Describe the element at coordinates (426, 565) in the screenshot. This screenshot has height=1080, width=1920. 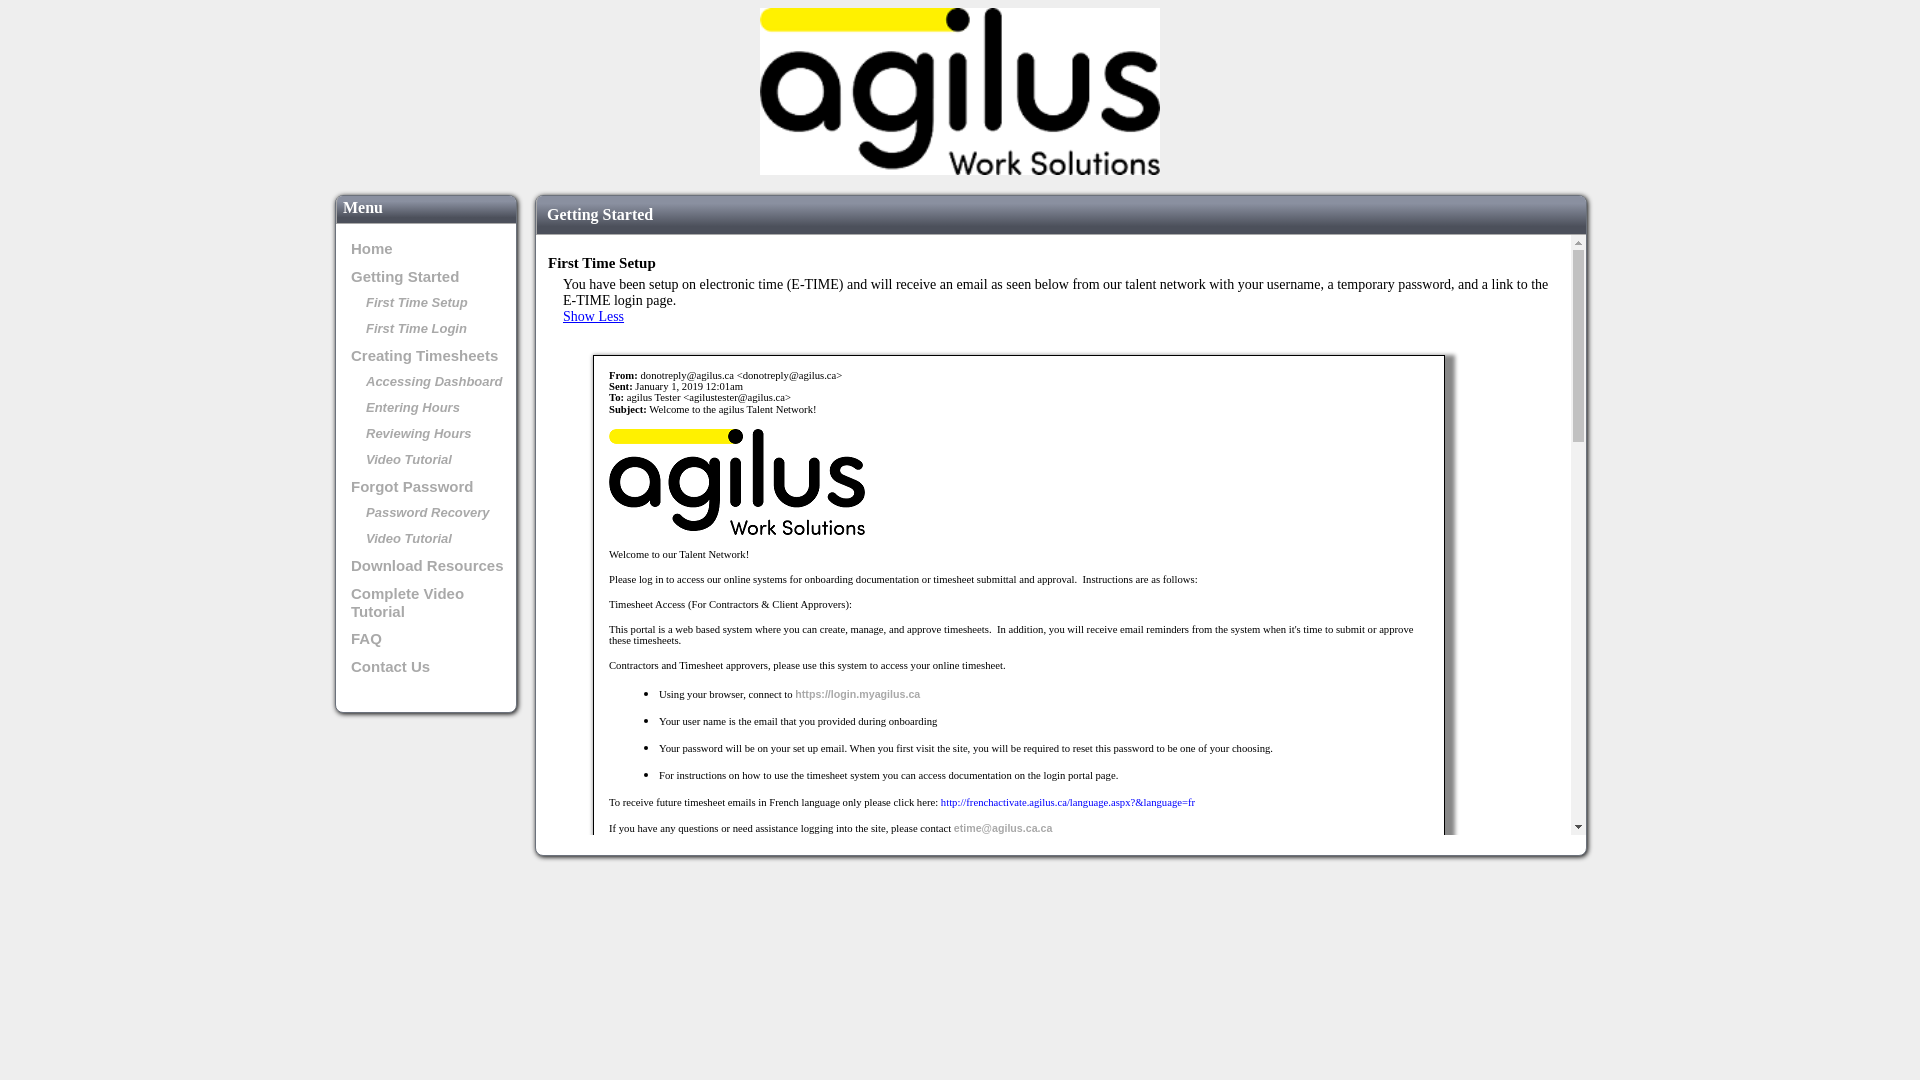
I see `'Download Resources'` at that location.